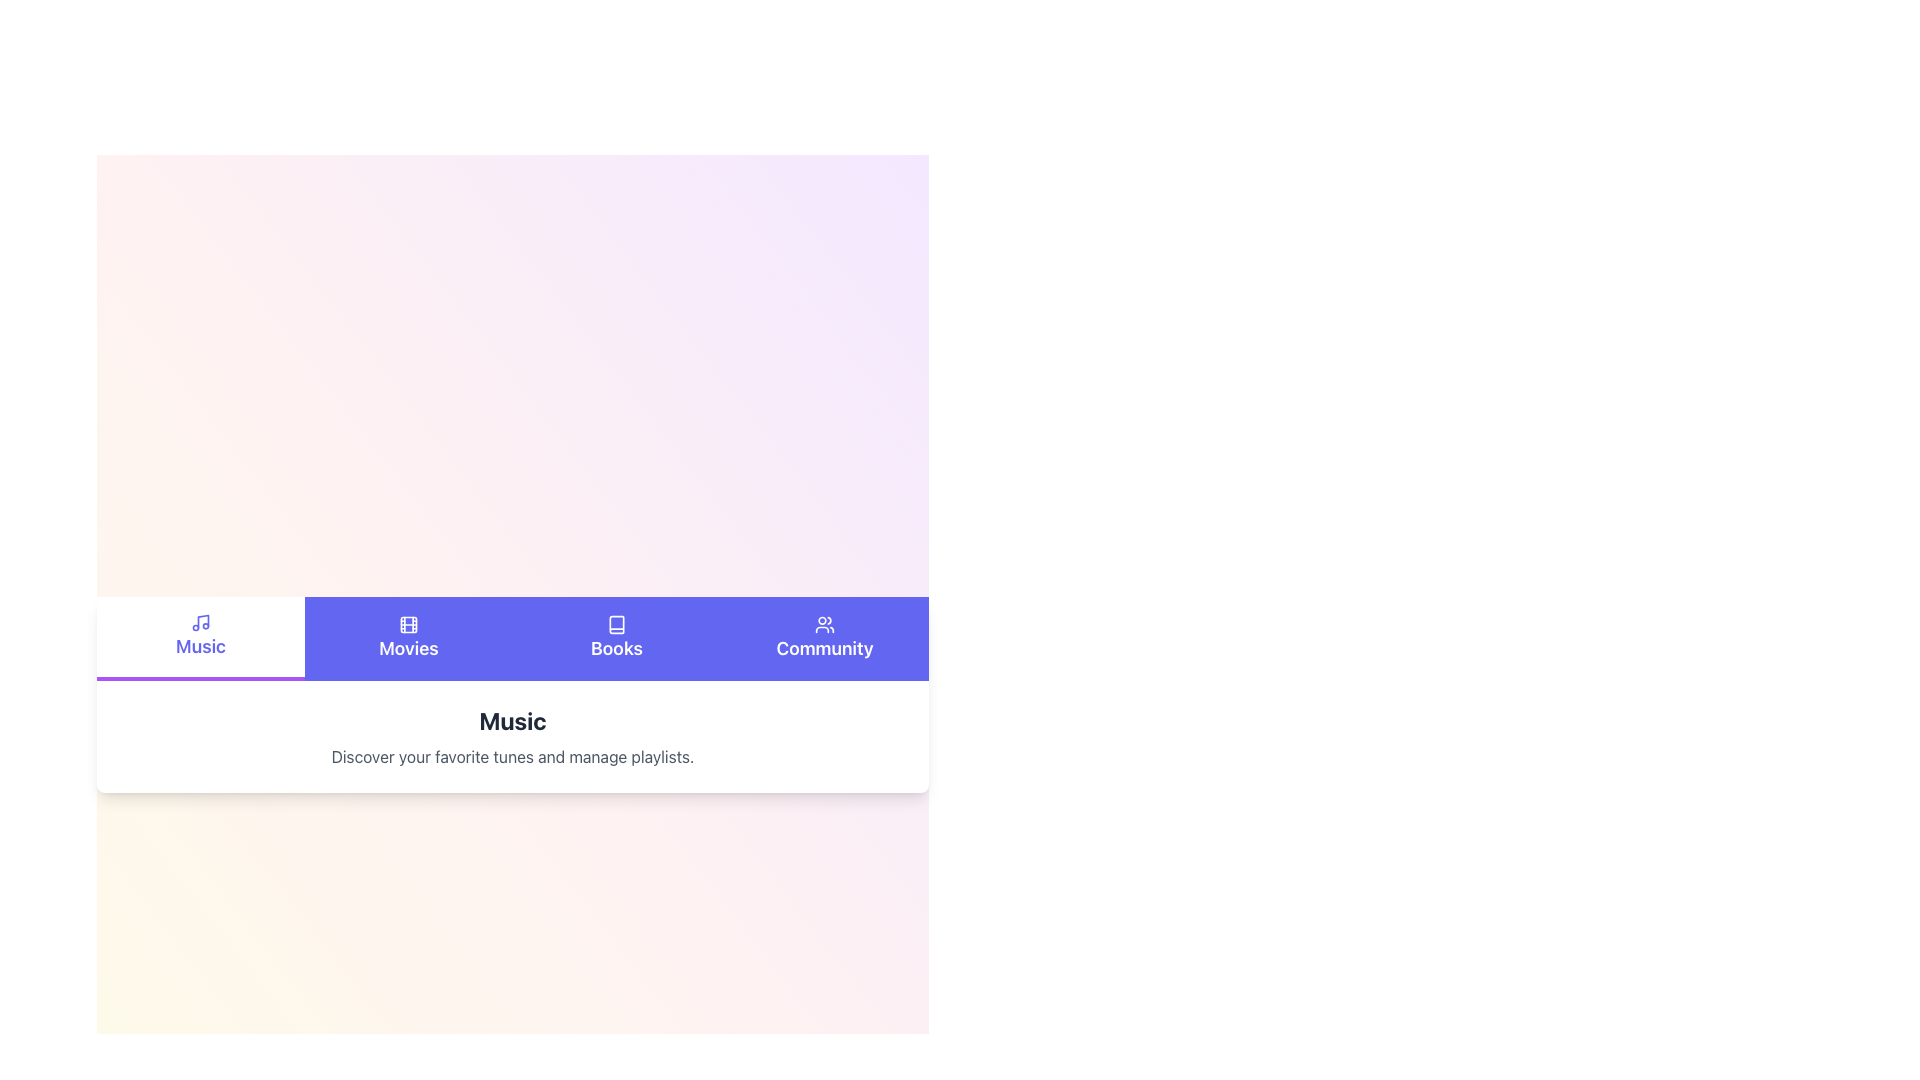 The width and height of the screenshot is (1920, 1080). What do you see at coordinates (616, 623) in the screenshot?
I see `the 'Books' section icon located above the text label 'Books' in the navigation bar` at bounding box center [616, 623].